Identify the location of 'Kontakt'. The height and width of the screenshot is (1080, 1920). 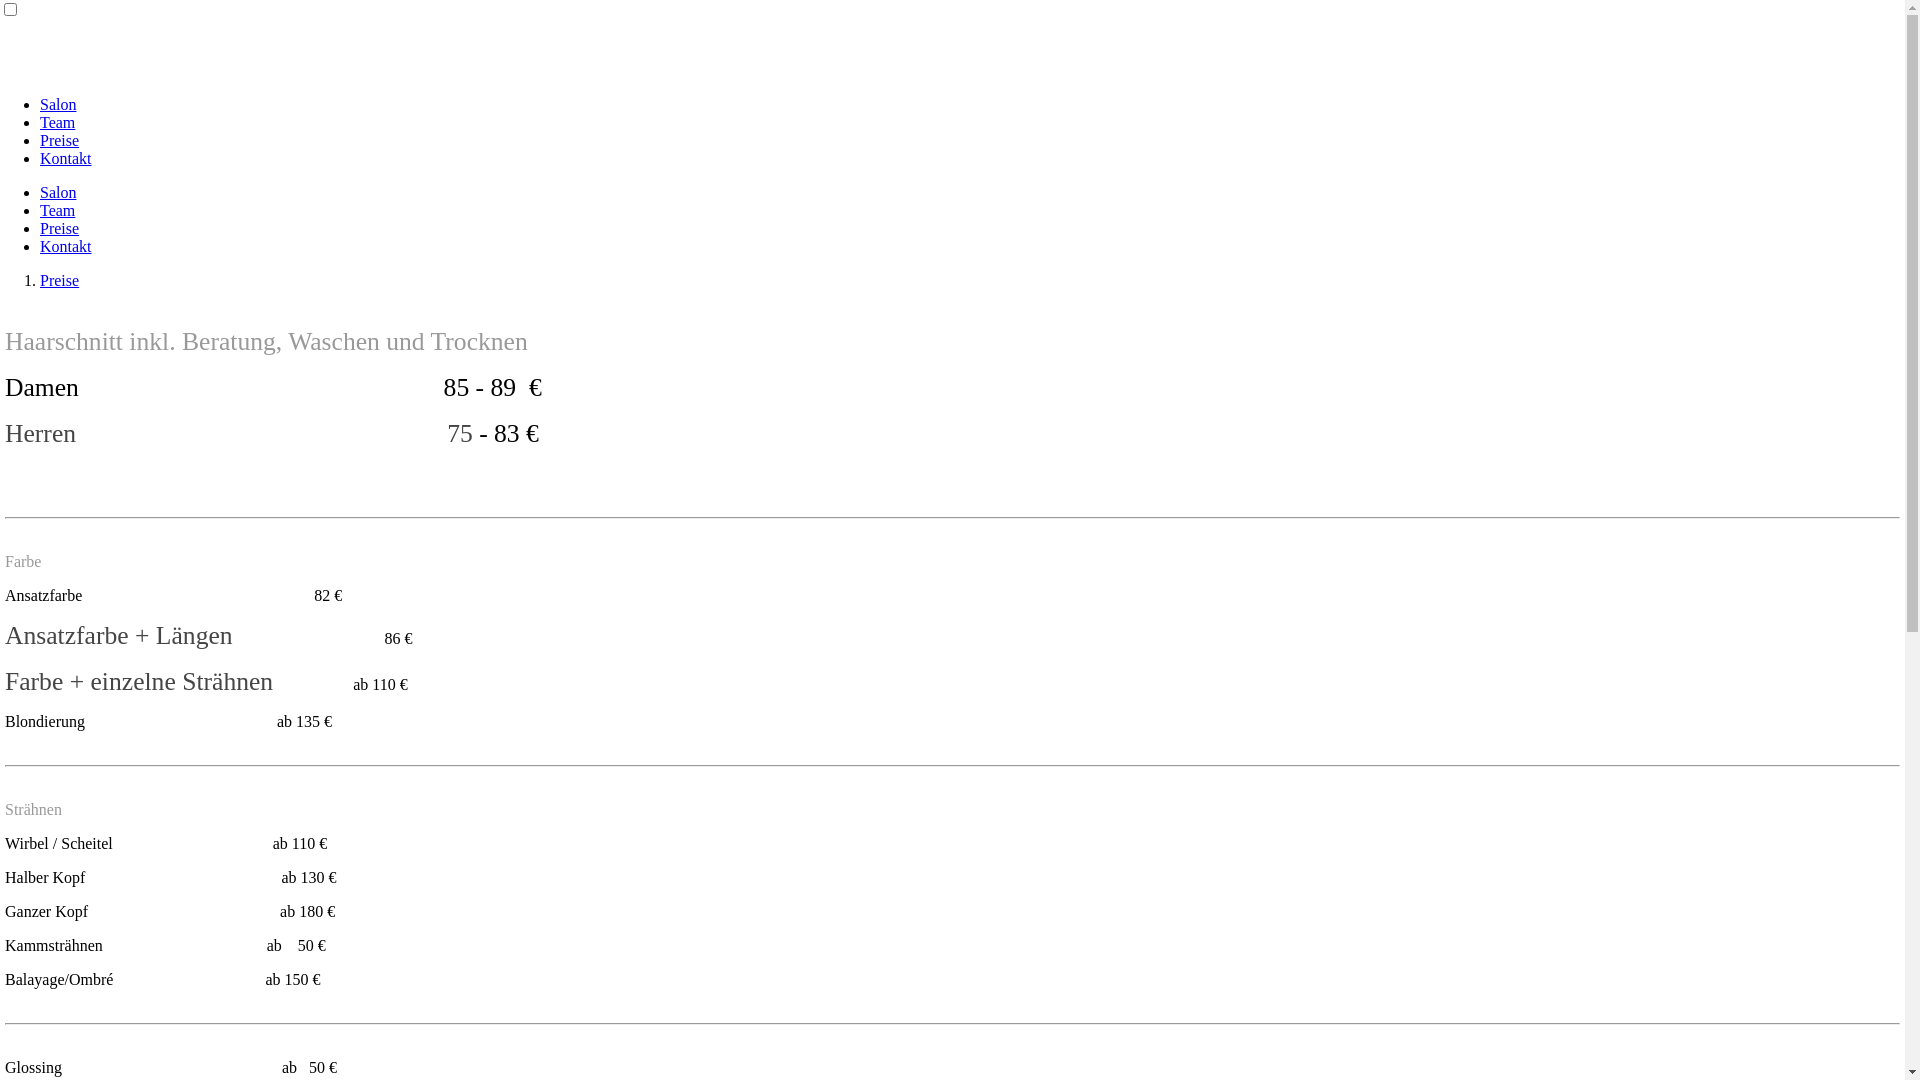
(66, 245).